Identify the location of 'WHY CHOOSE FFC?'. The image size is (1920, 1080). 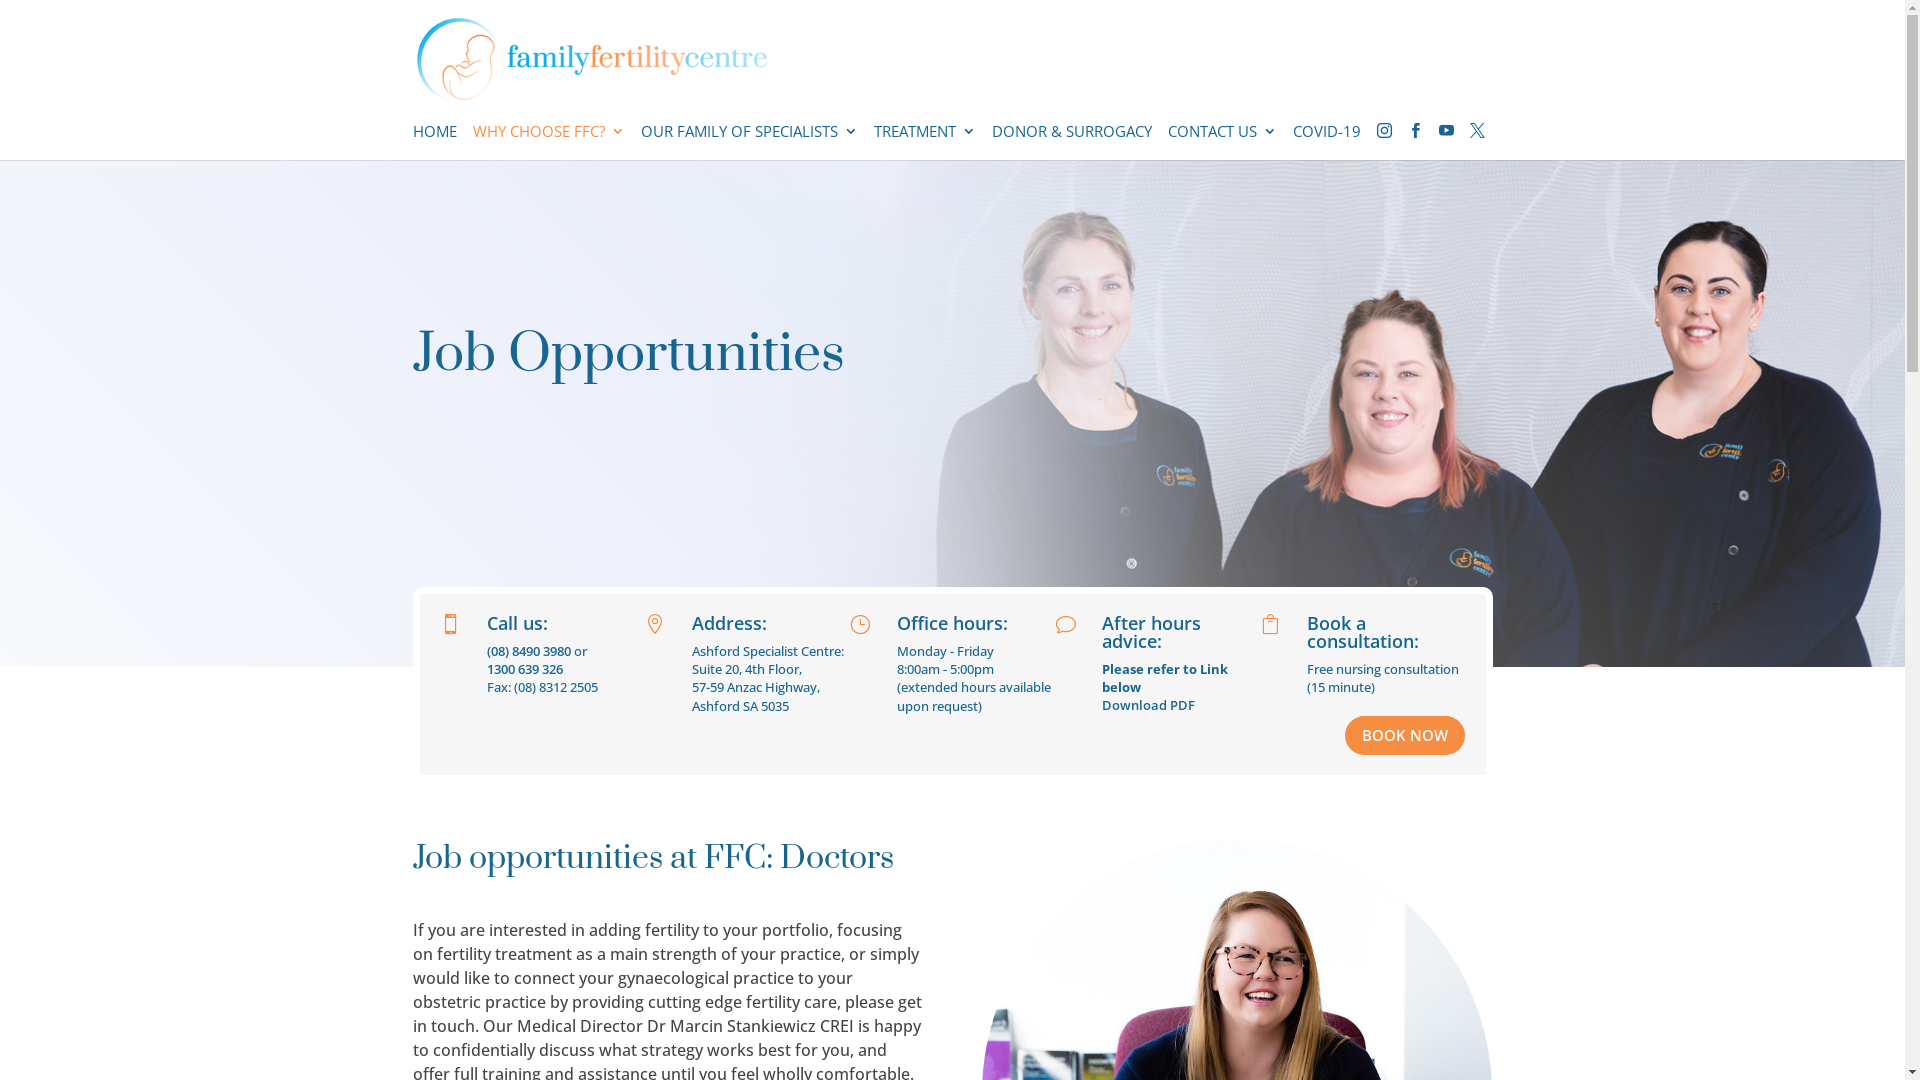
(547, 141).